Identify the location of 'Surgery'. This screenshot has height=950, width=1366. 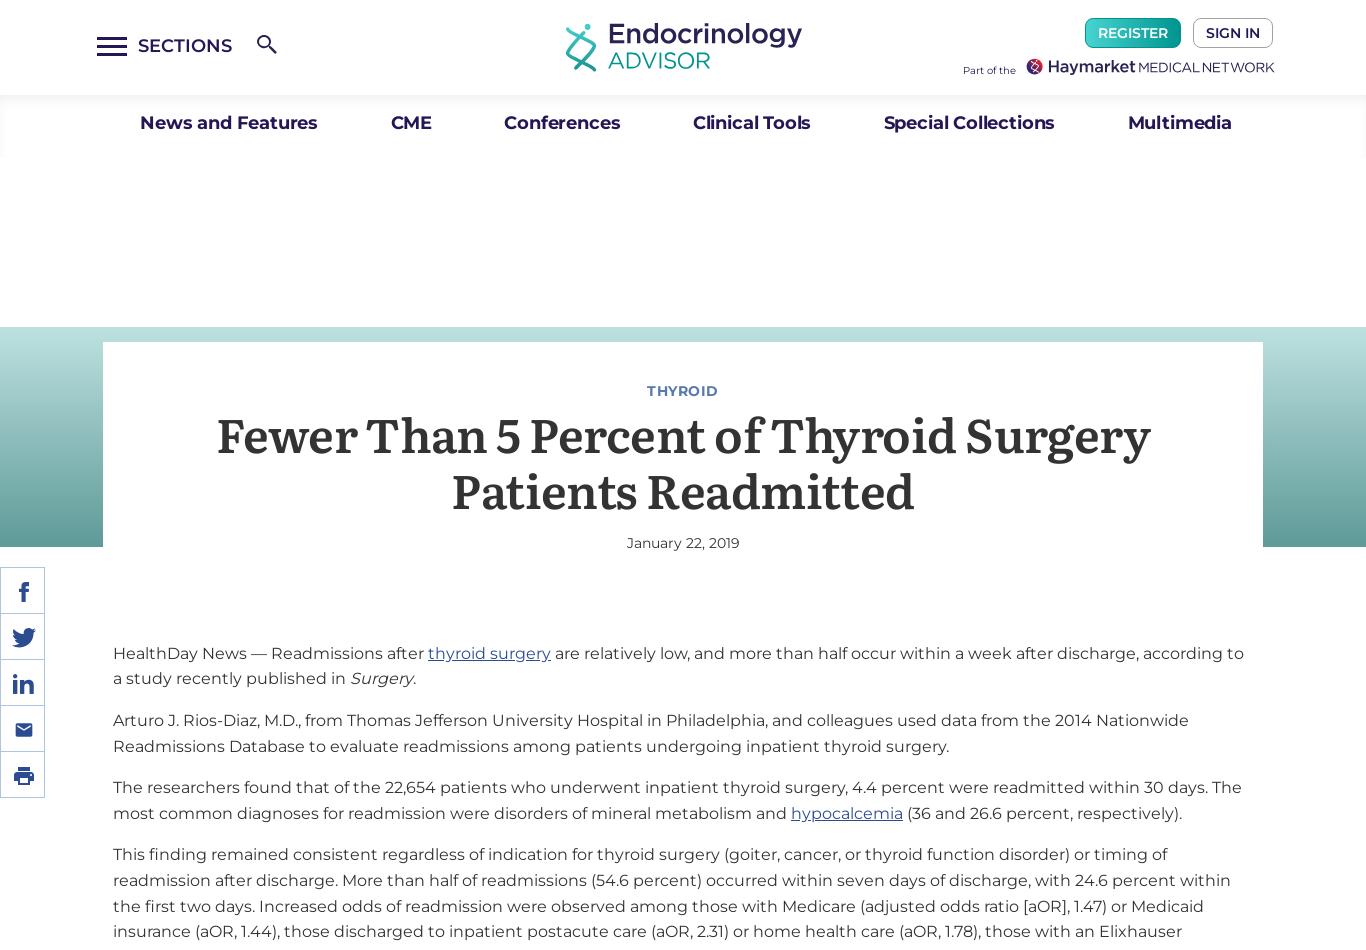
(380, 678).